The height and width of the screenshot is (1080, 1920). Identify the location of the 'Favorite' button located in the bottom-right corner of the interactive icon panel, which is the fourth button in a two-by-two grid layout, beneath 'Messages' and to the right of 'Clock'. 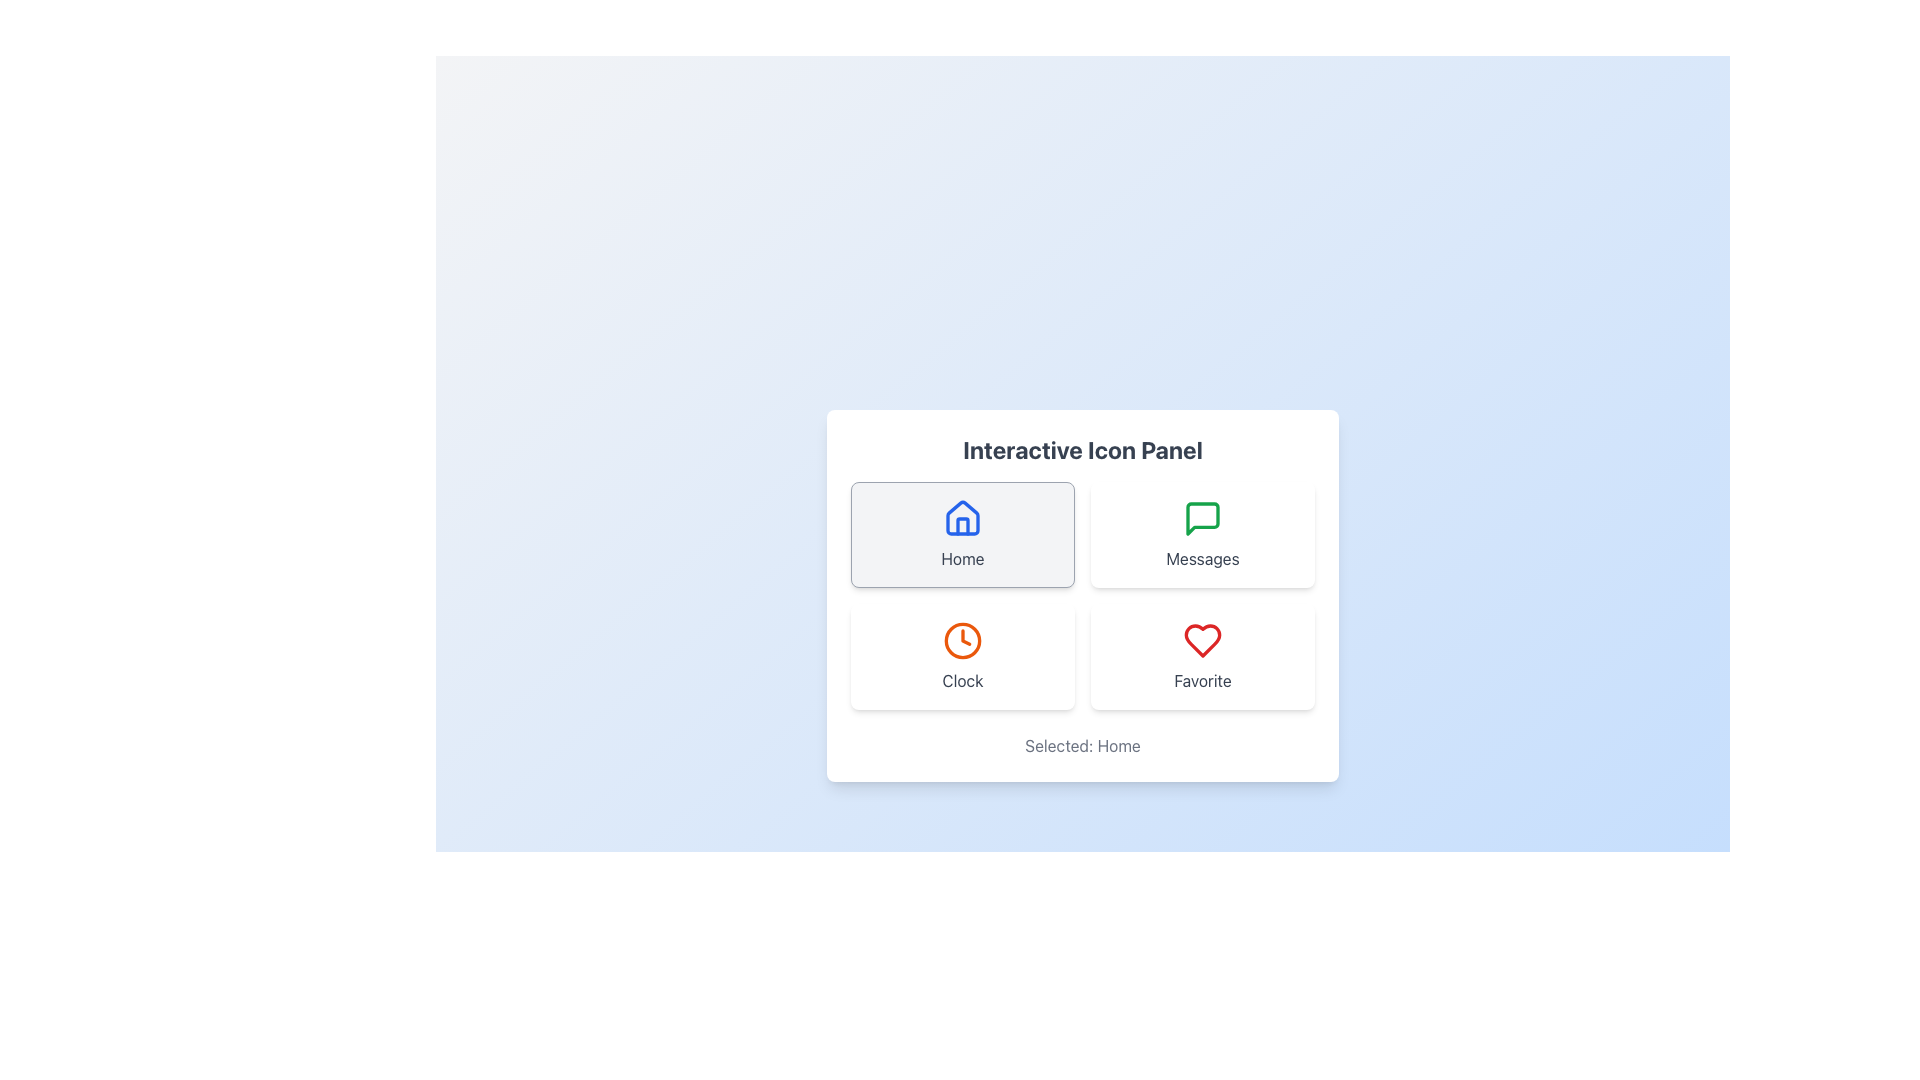
(1202, 656).